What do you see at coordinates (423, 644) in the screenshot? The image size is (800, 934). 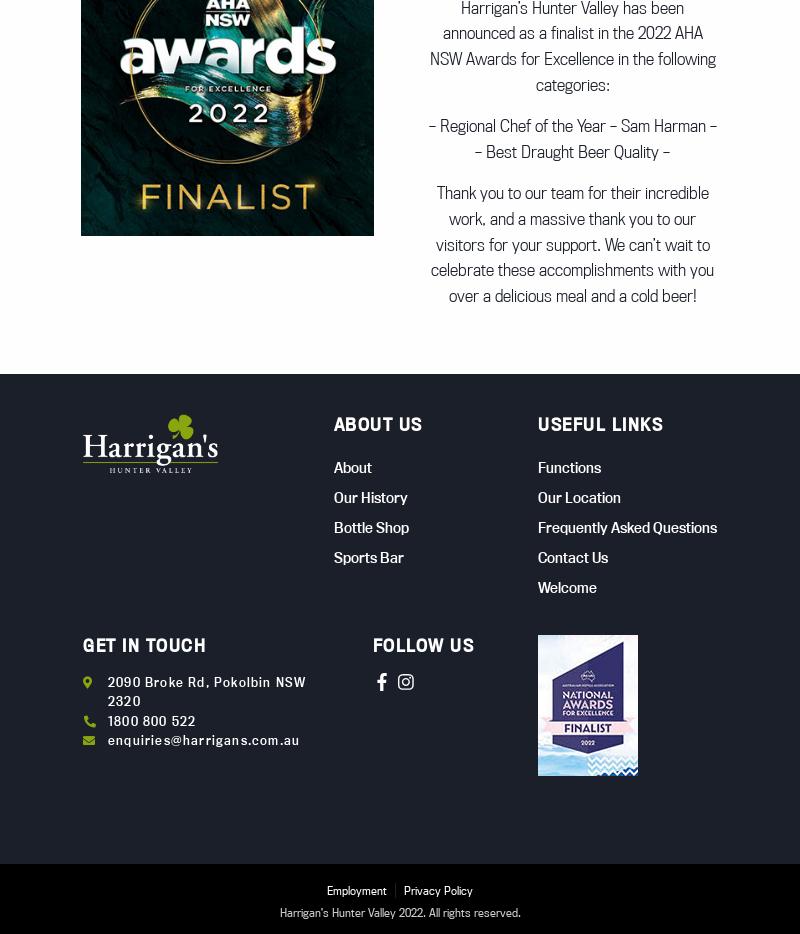 I see `'Follow us'` at bounding box center [423, 644].